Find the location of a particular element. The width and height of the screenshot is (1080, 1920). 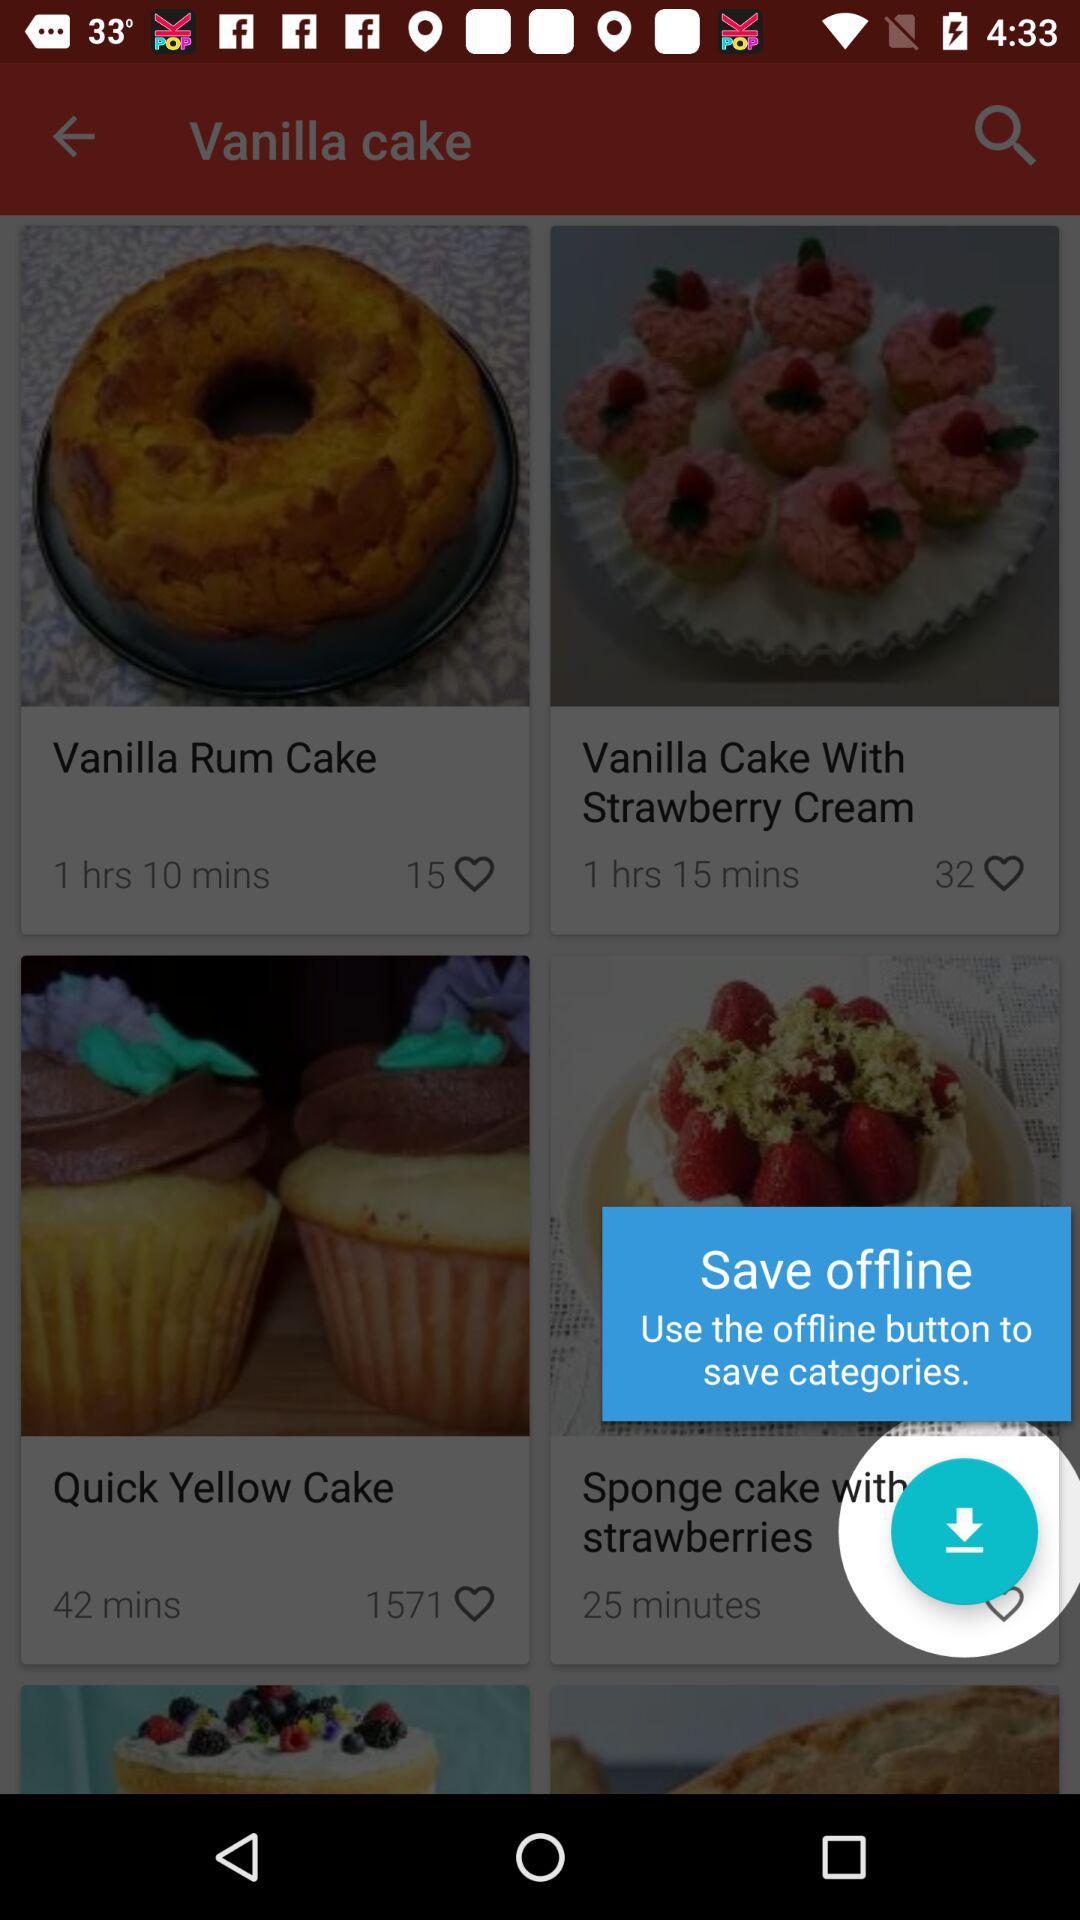

icon to the left of the vanilla cake item is located at coordinates (72, 135).